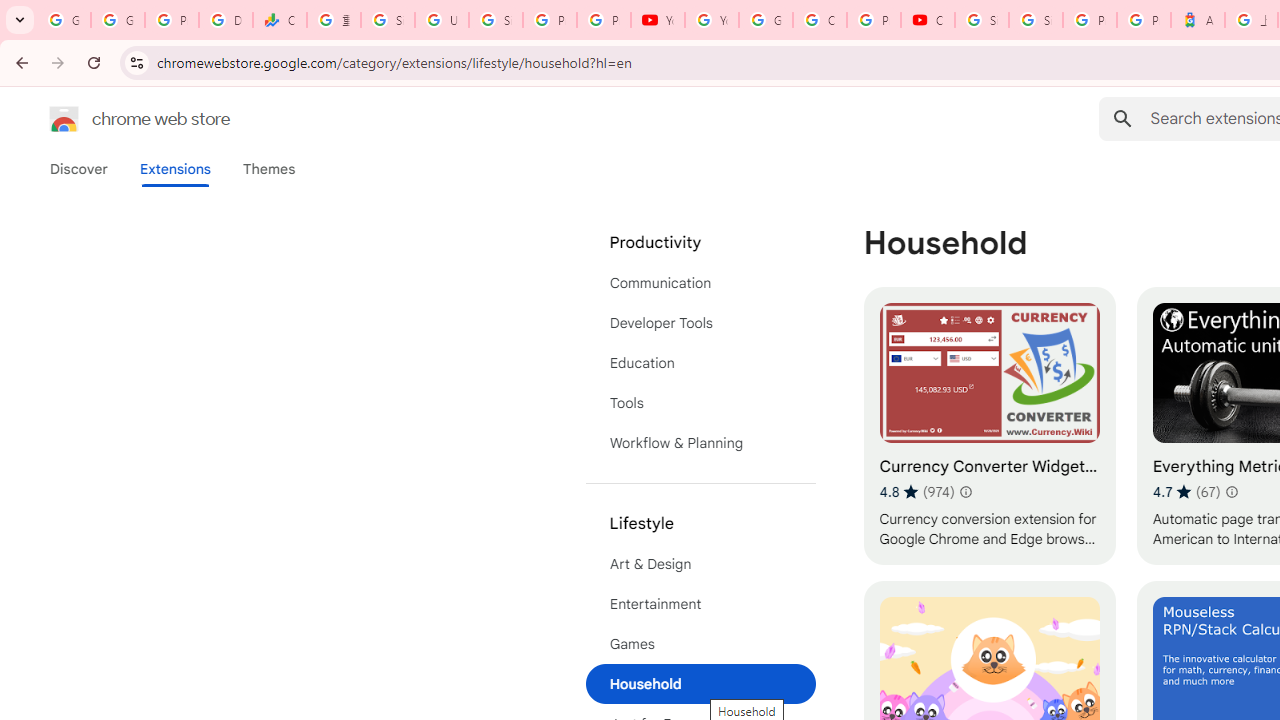  What do you see at coordinates (700, 442) in the screenshot?
I see `'Workflow & Planning'` at bounding box center [700, 442].